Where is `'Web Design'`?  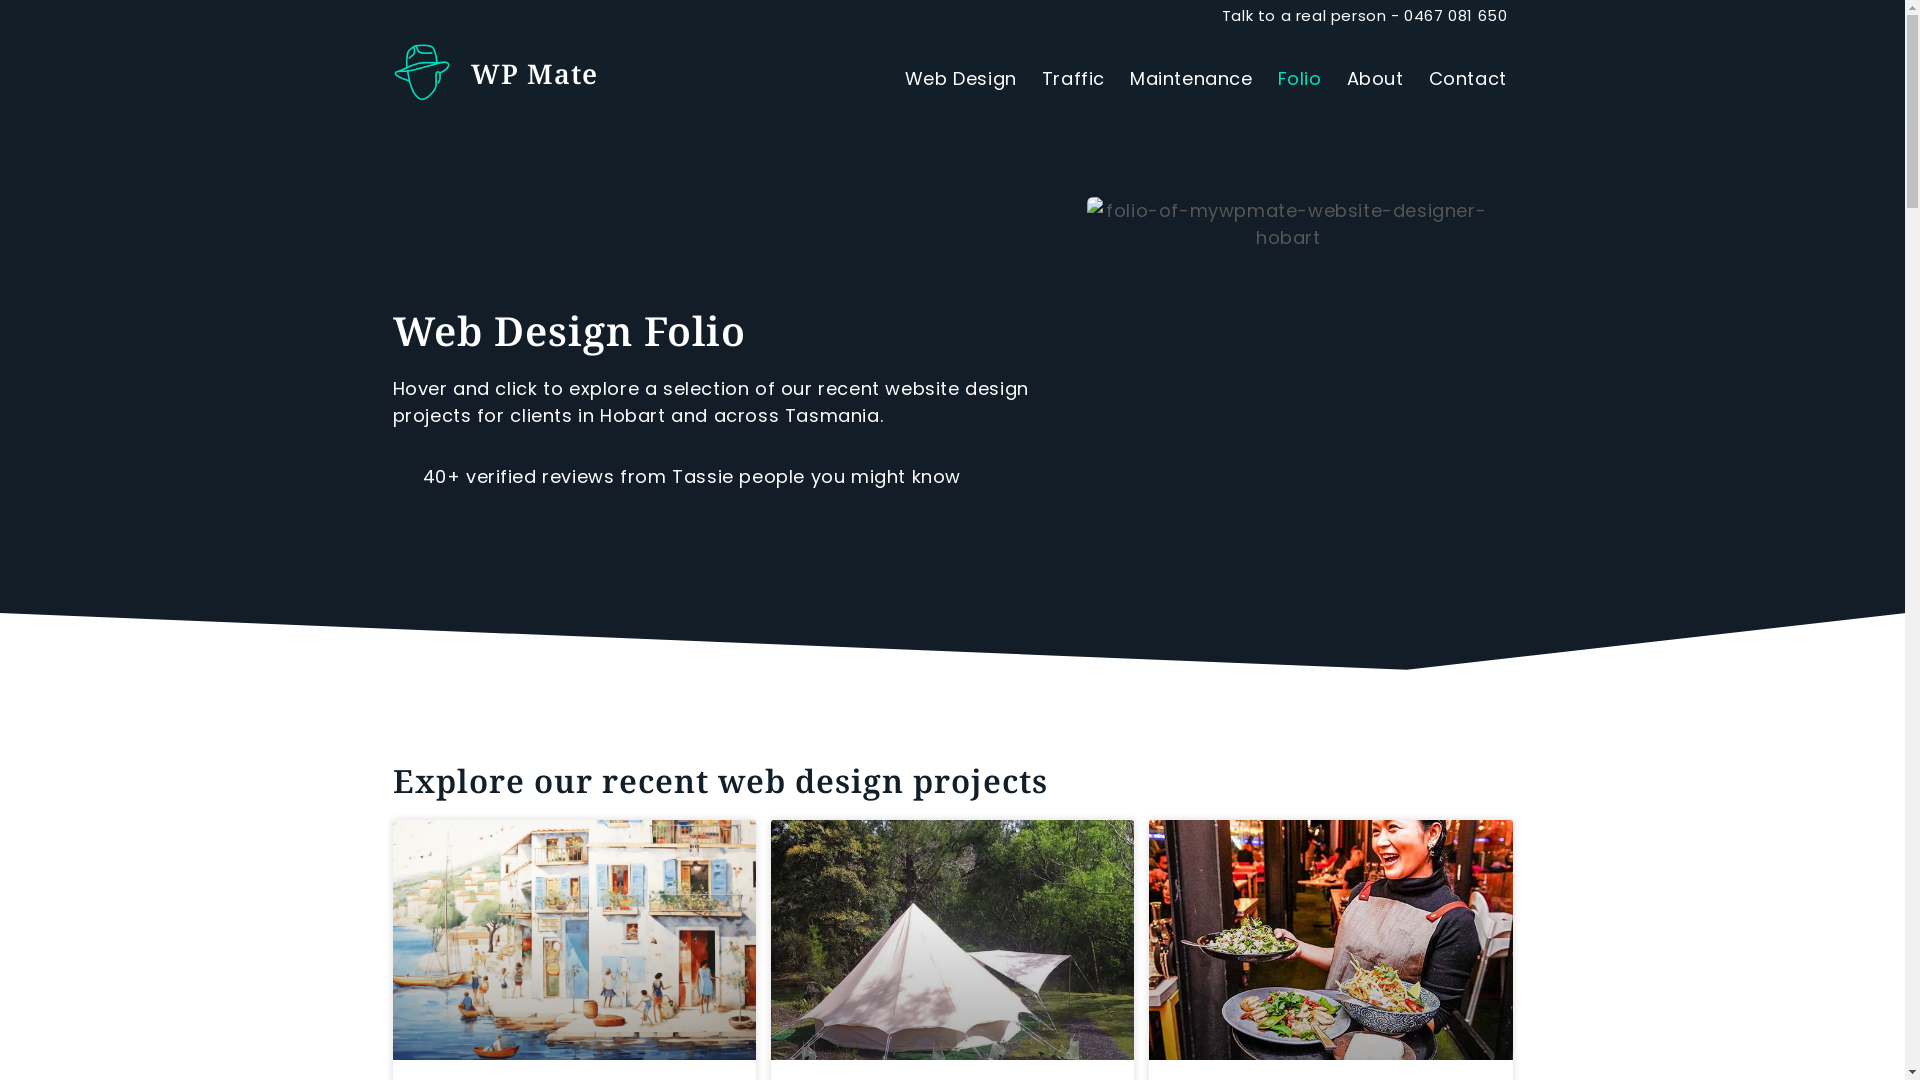
'Web Design' is located at coordinates (960, 77).